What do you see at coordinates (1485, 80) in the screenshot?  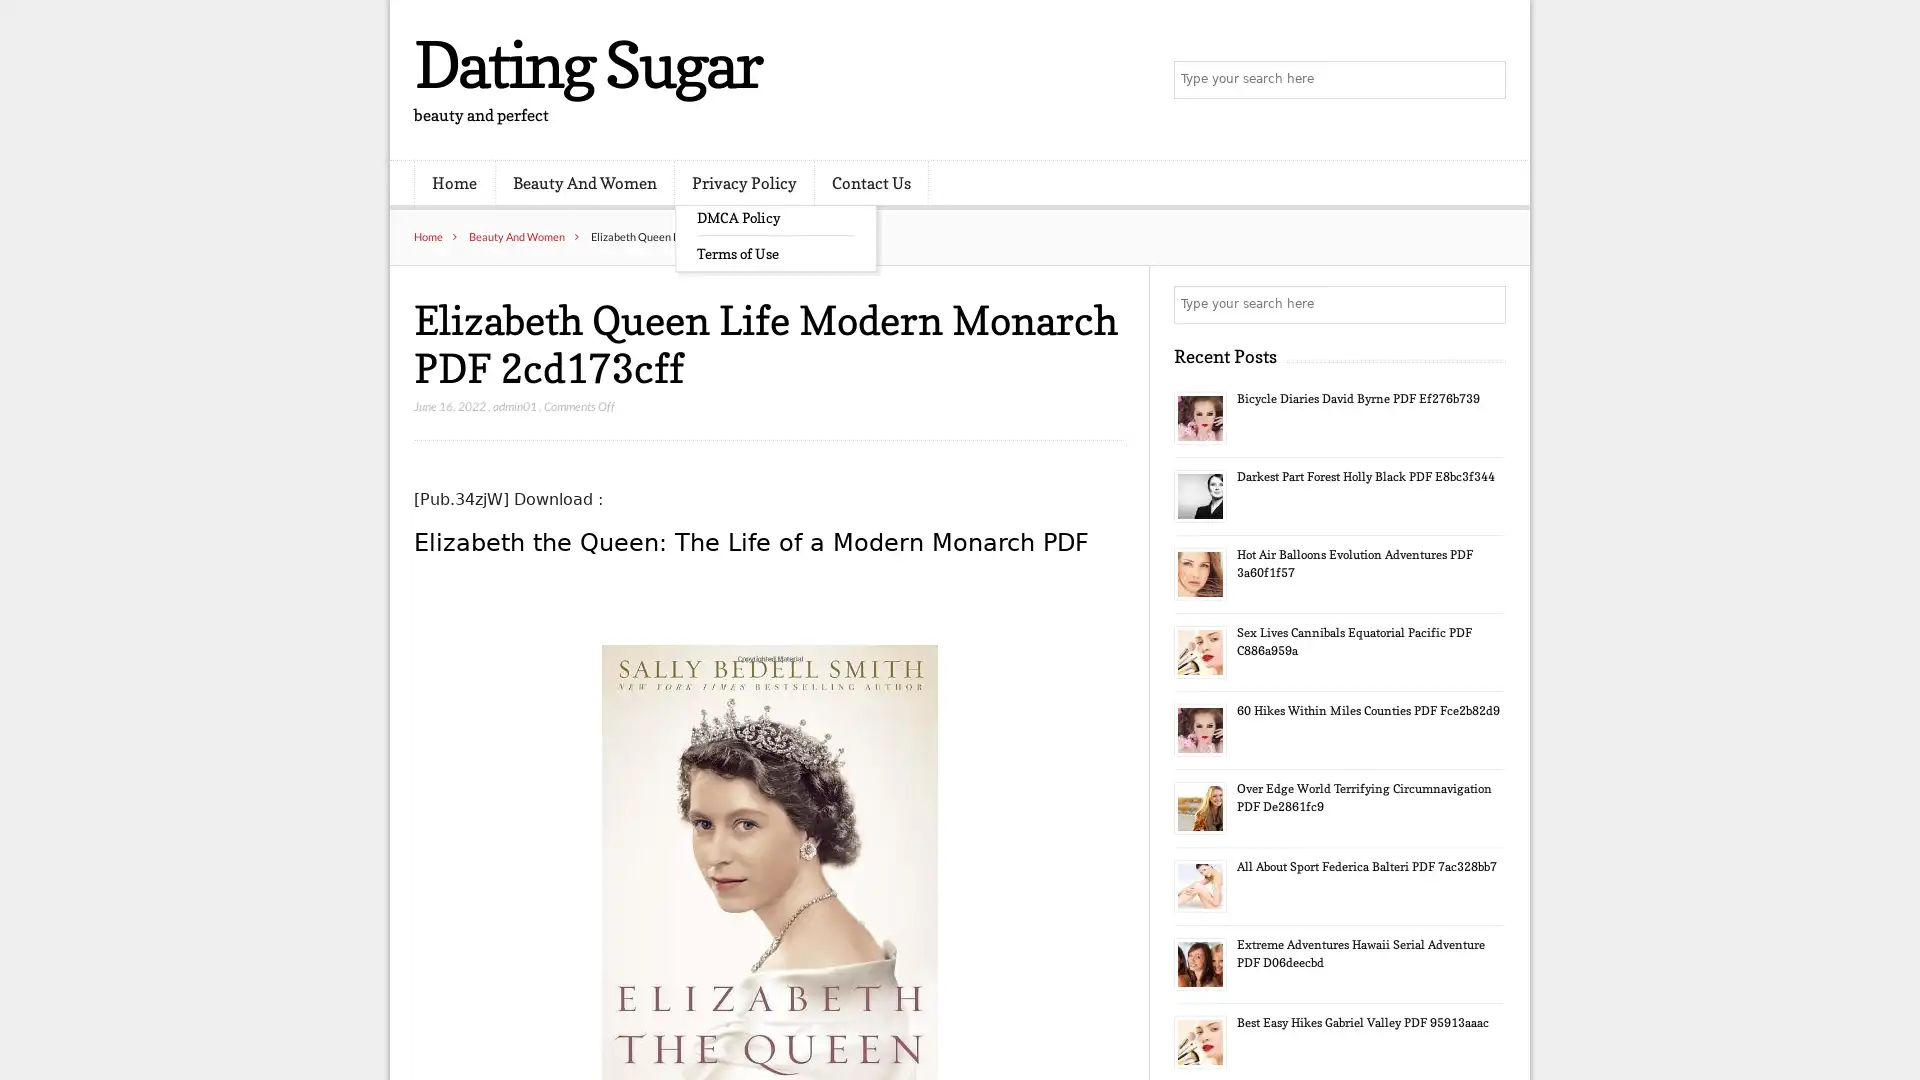 I see `Search` at bounding box center [1485, 80].